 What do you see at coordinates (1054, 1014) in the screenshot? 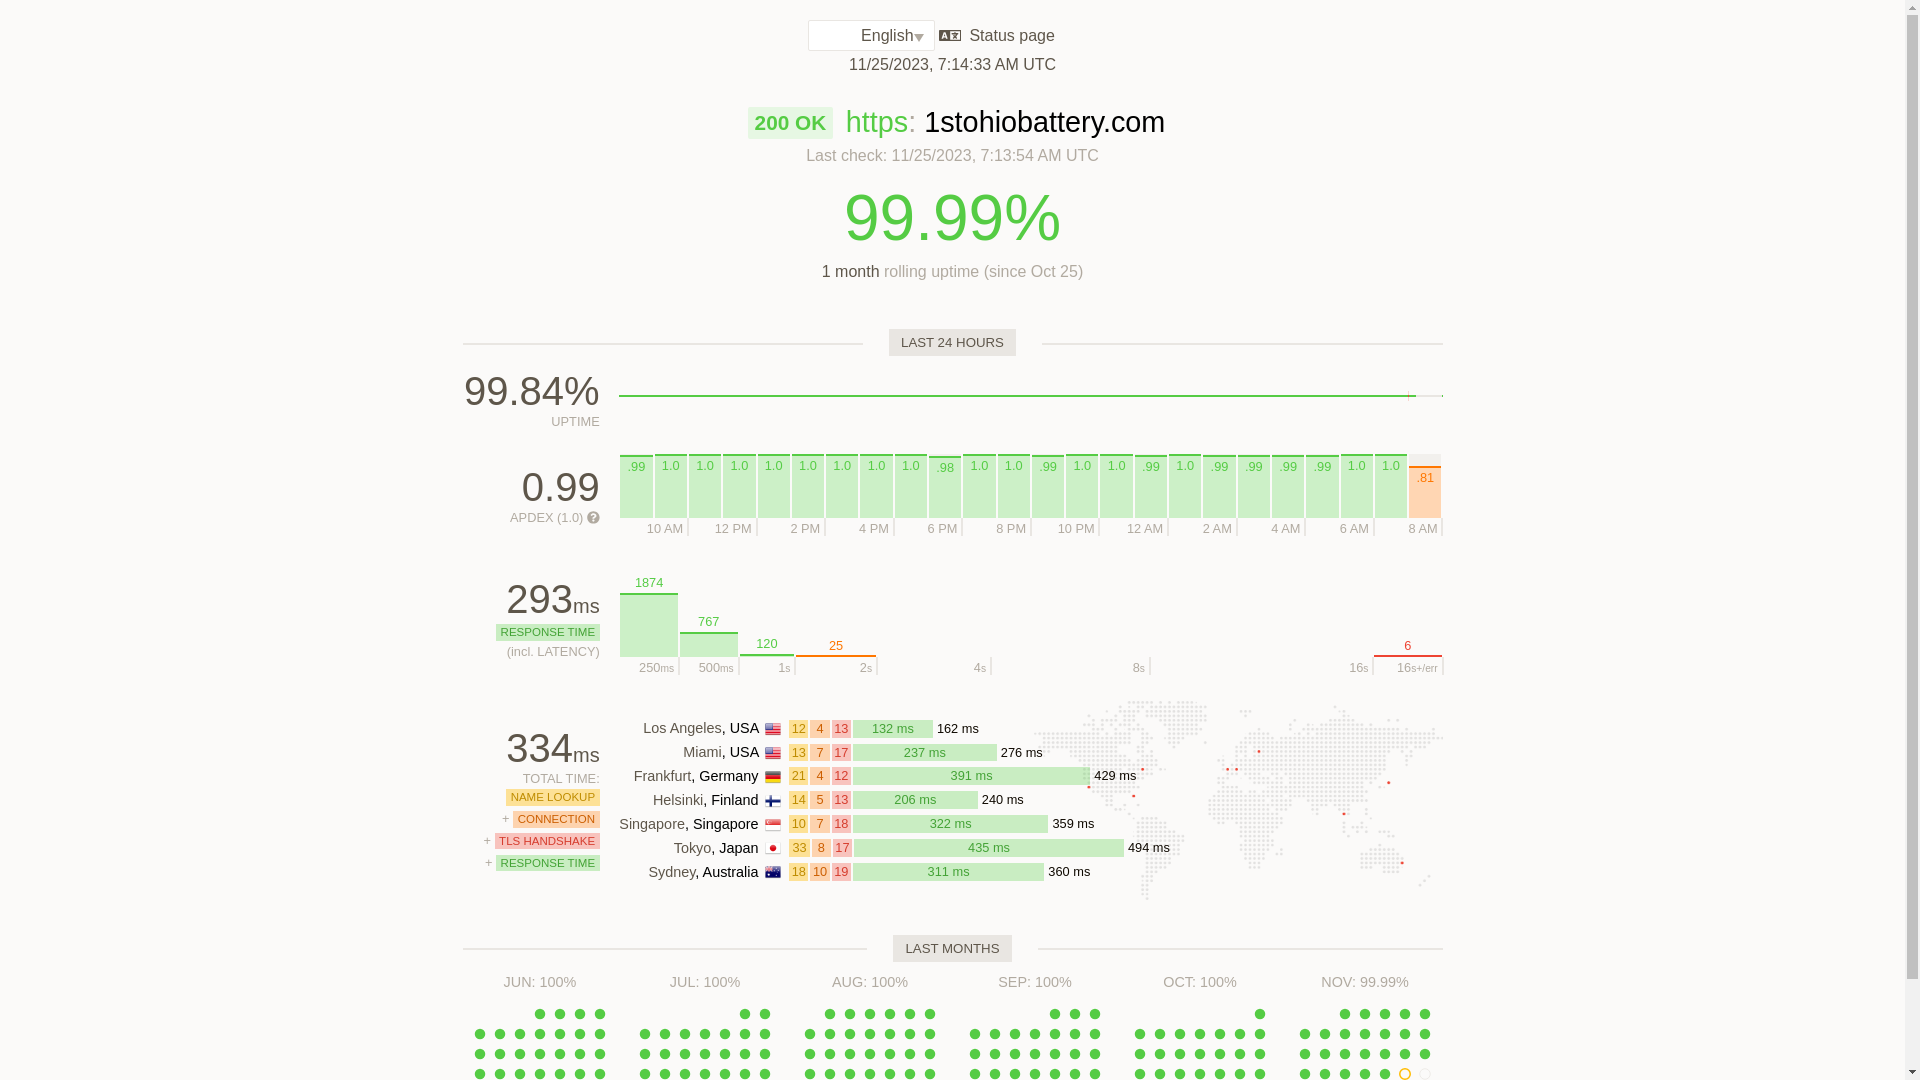
I see `'<small>Sep 01:</small> No downtime'` at bounding box center [1054, 1014].